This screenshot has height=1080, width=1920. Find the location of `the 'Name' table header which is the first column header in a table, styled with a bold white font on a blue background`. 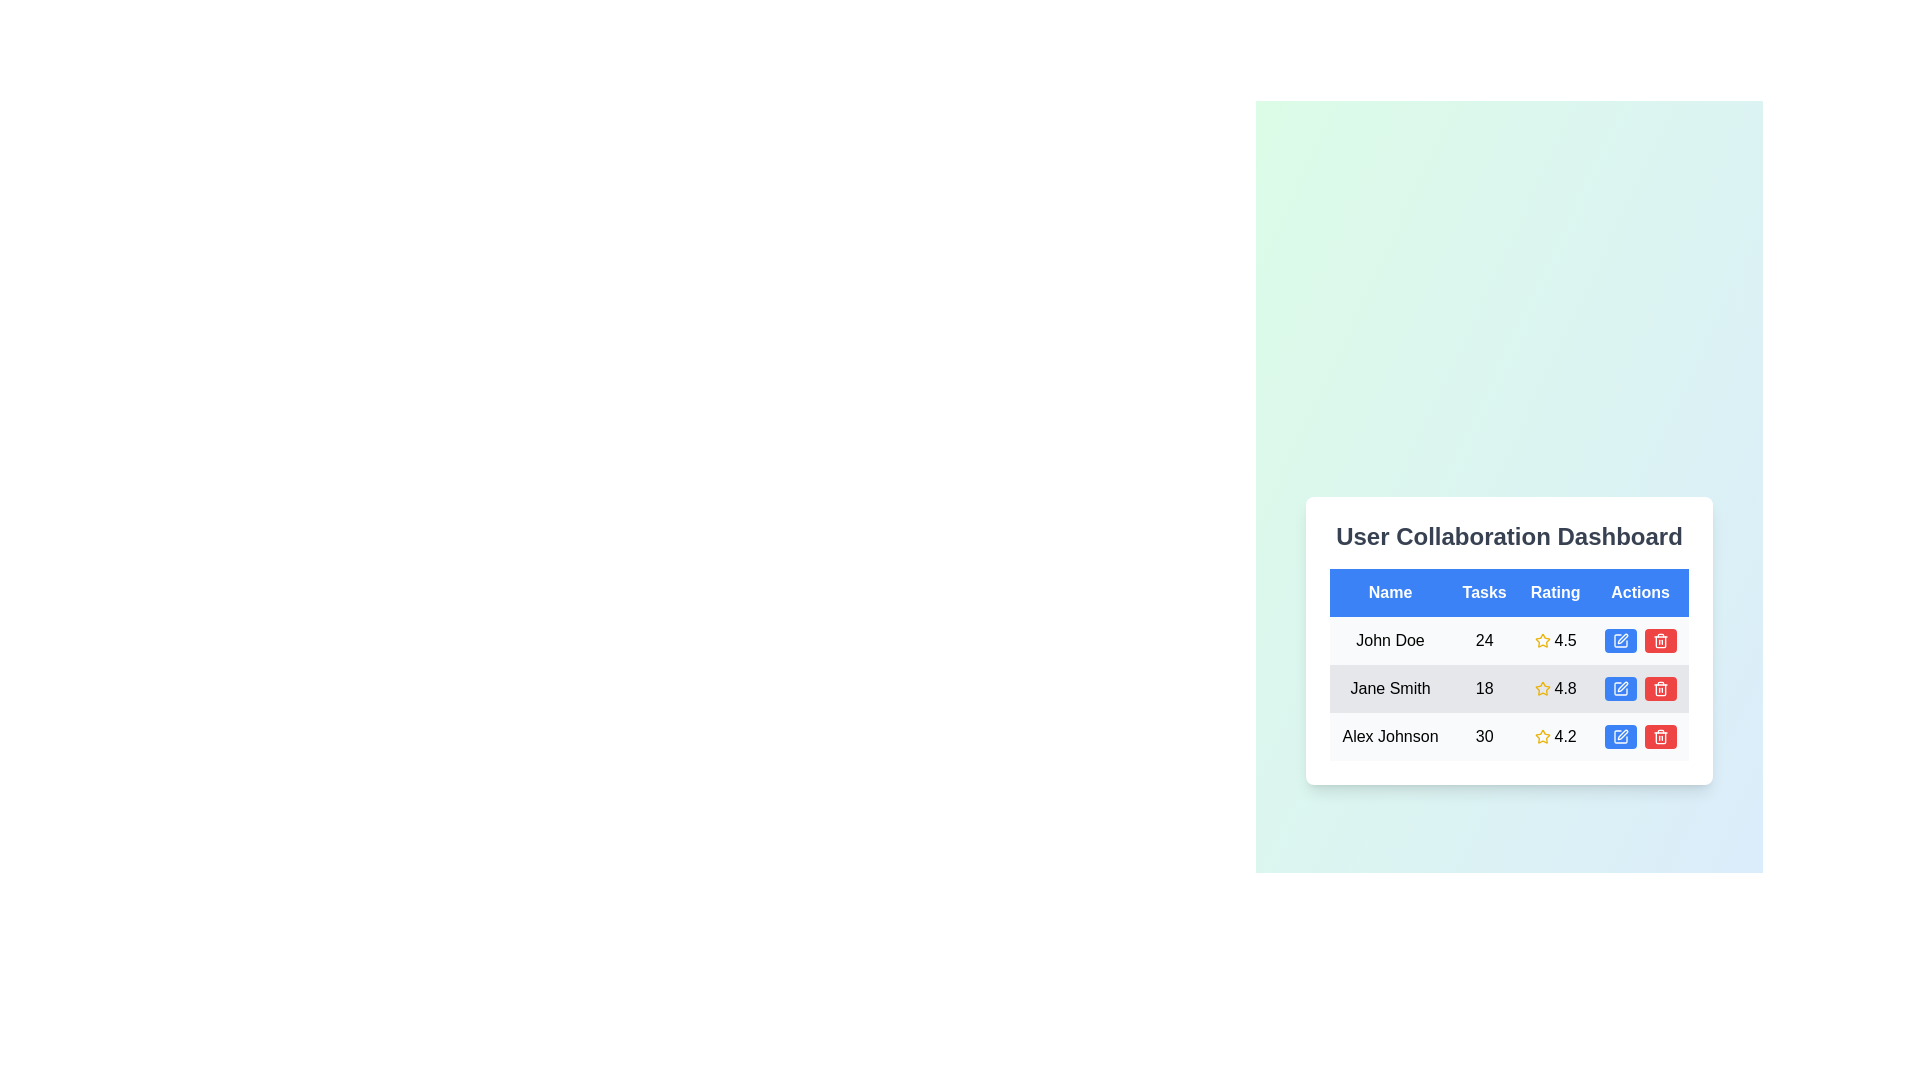

the 'Name' table header which is the first column header in a table, styled with a bold white font on a blue background is located at coordinates (1389, 592).